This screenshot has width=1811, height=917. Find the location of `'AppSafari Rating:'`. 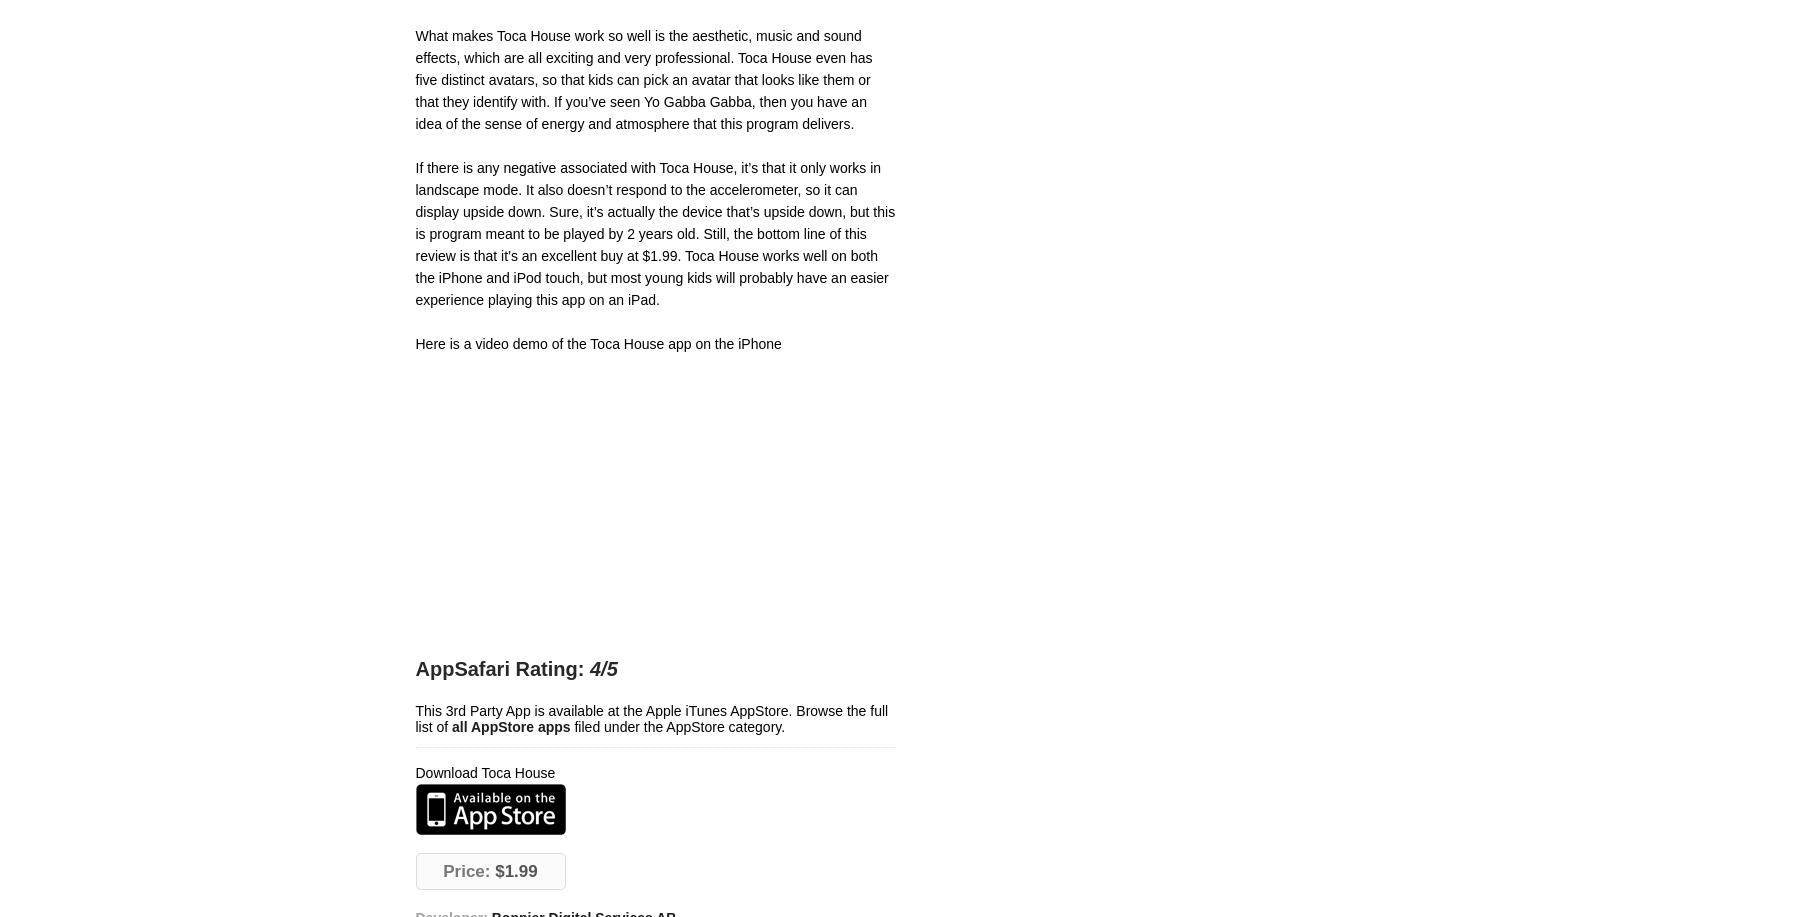

'AppSafari Rating:' is located at coordinates (499, 669).